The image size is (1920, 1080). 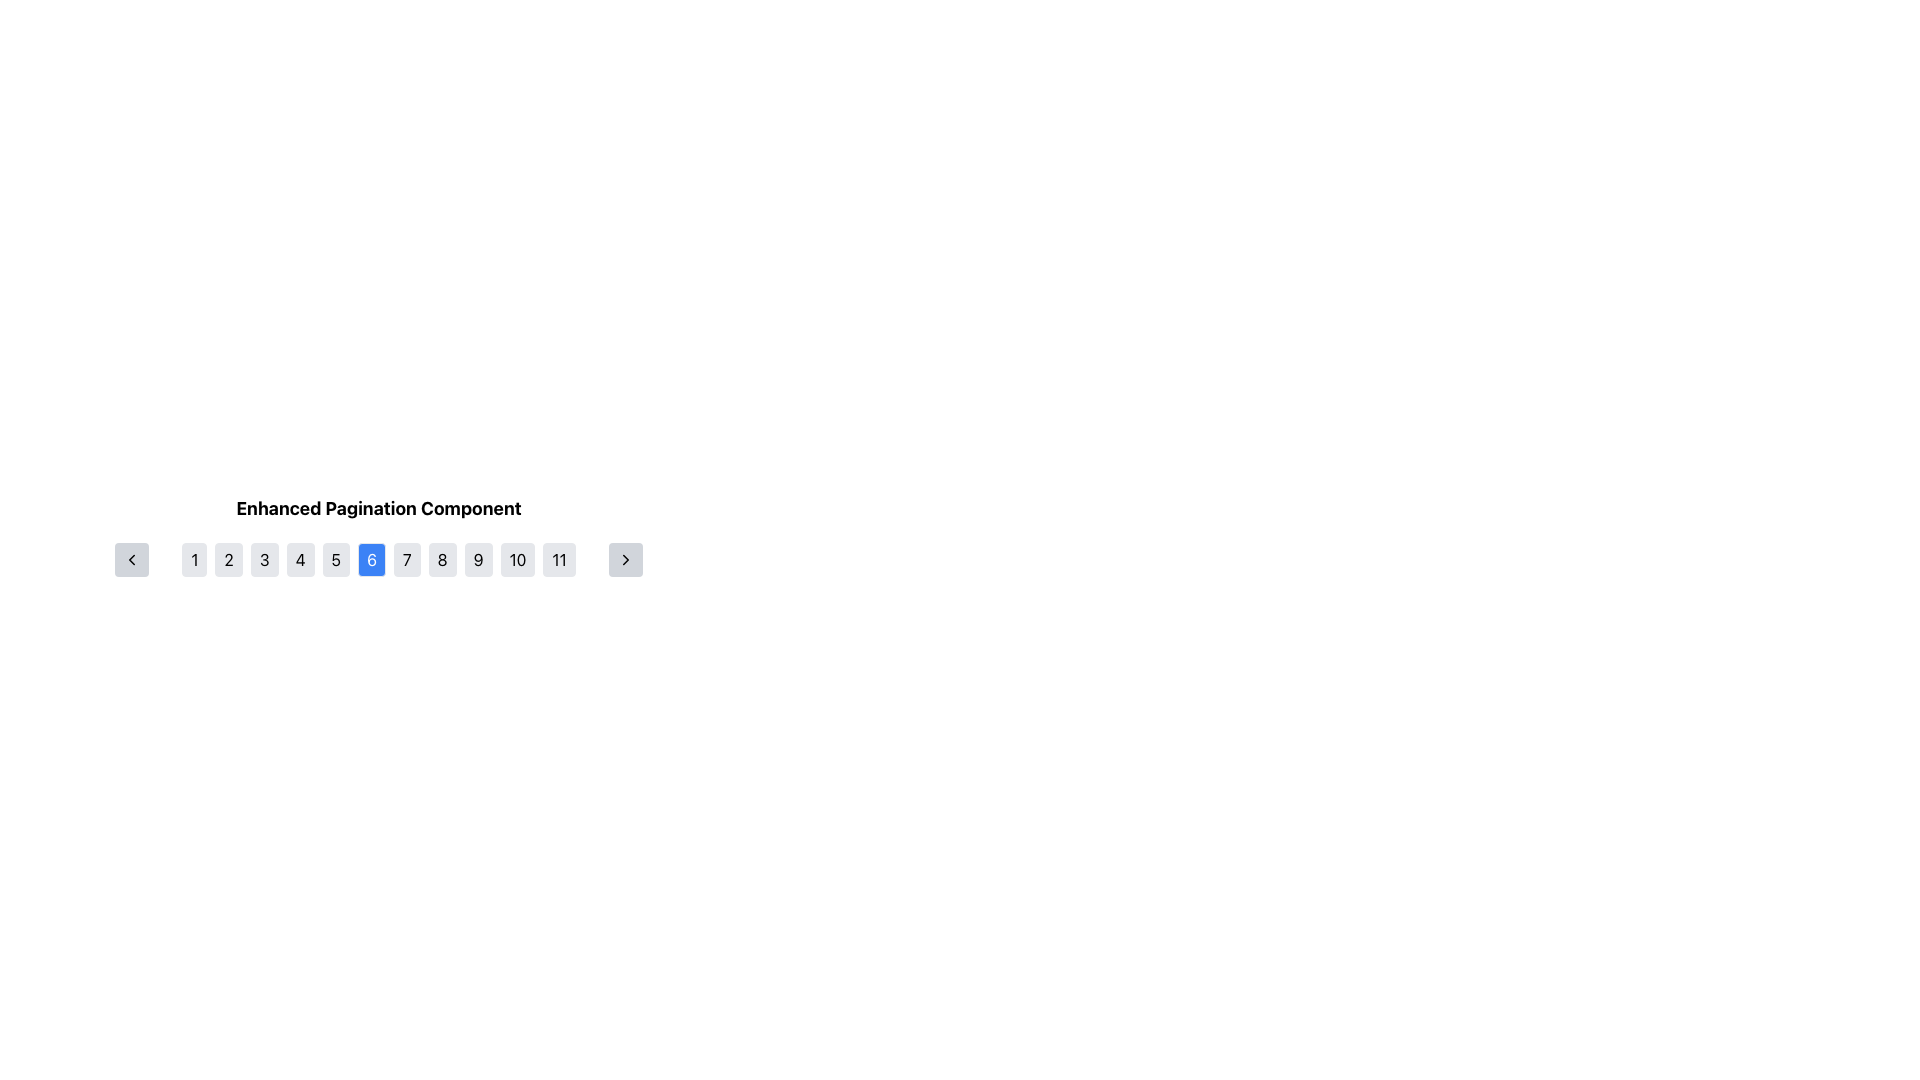 What do you see at coordinates (559, 559) in the screenshot?
I see `the rectangular button with the bold black text '11', located as the last button on the far right of the pagination control` at bounding box center [559, 559].